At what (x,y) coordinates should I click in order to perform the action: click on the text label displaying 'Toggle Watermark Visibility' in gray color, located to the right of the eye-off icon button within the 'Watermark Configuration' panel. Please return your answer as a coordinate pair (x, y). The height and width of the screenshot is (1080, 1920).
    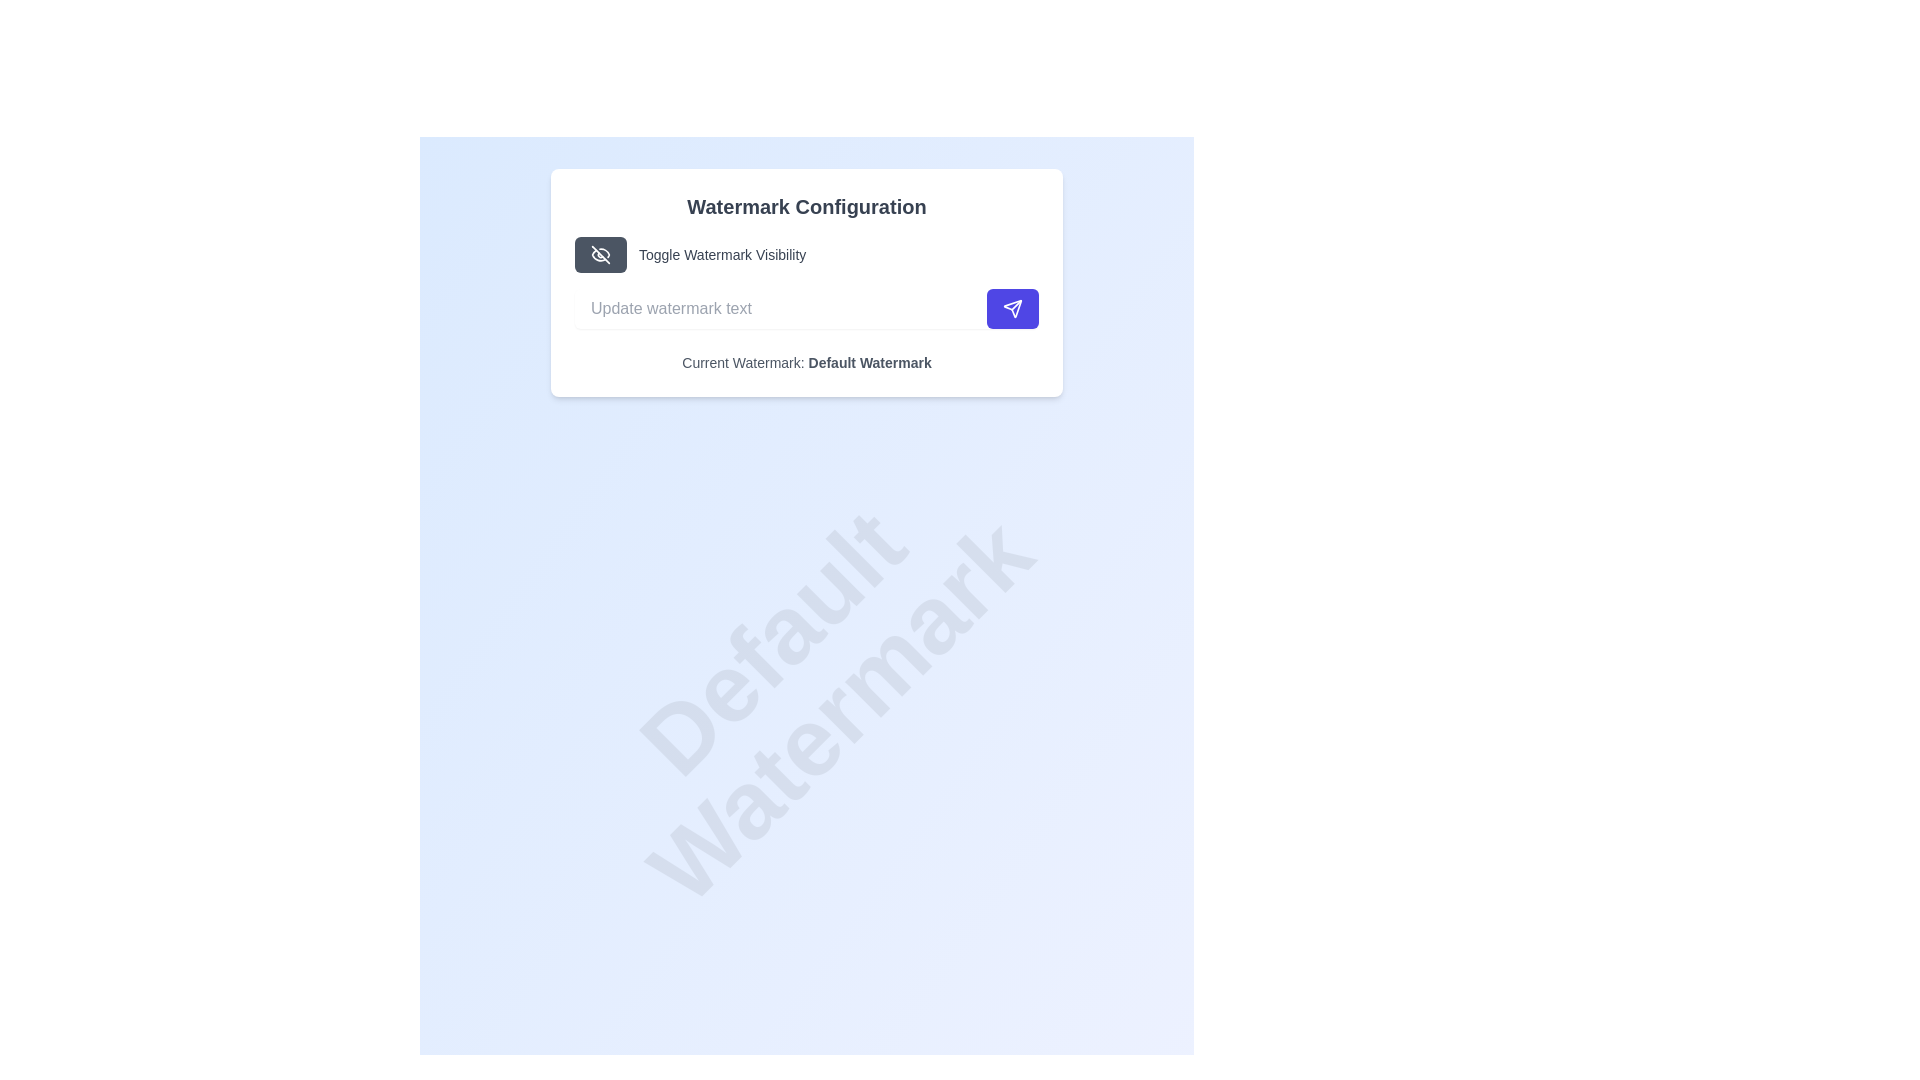
    Looking at the image, I should click on (721, 253).